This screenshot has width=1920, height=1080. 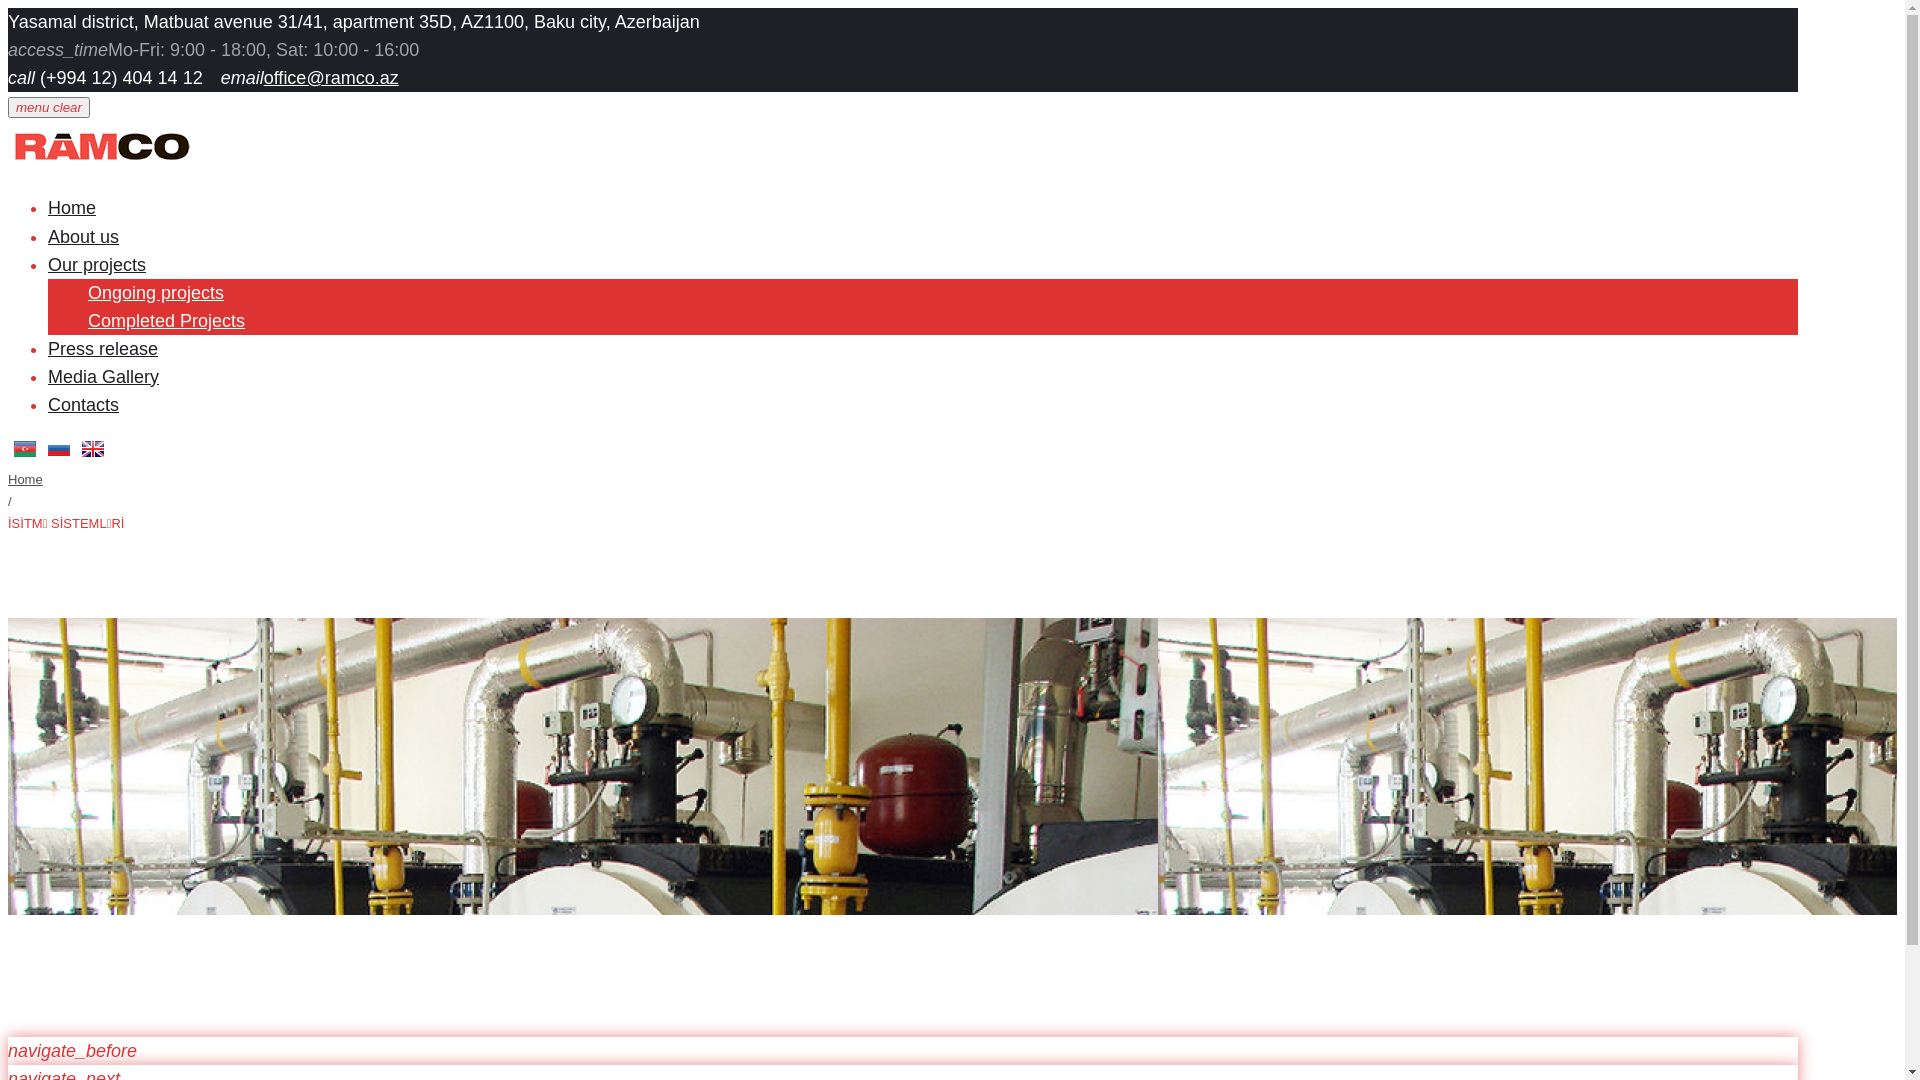 What do you see at coordinates (82, 235) in the screenshot?
I see `'About us'` at bounding box center [82, 235].